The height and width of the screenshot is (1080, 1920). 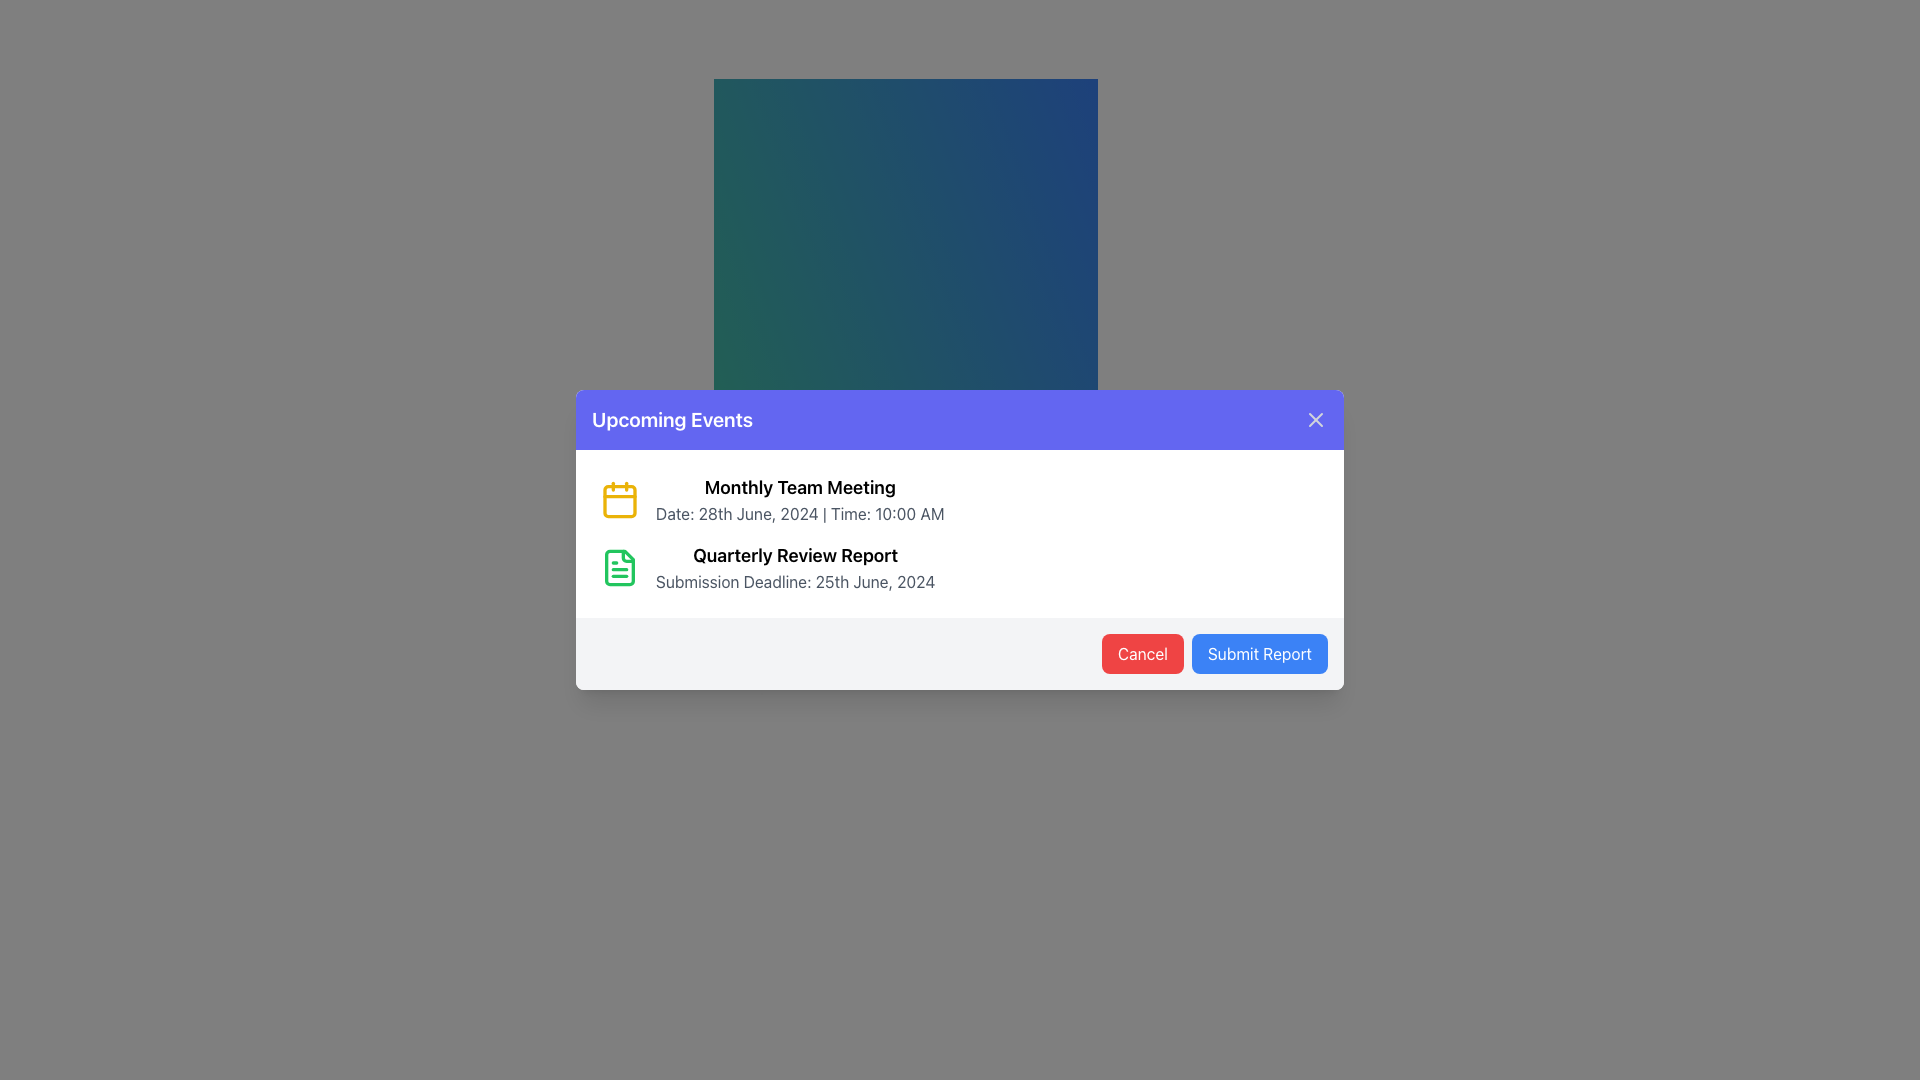 What do you see at coordinates (794, 555) in the screenshot?
I see `the text label reading 'Quarterly Review Report' which is styled in large bold font and located in the middle section of the dialog box titled 'Upcoming Events'` at bounding box center [794, 555].